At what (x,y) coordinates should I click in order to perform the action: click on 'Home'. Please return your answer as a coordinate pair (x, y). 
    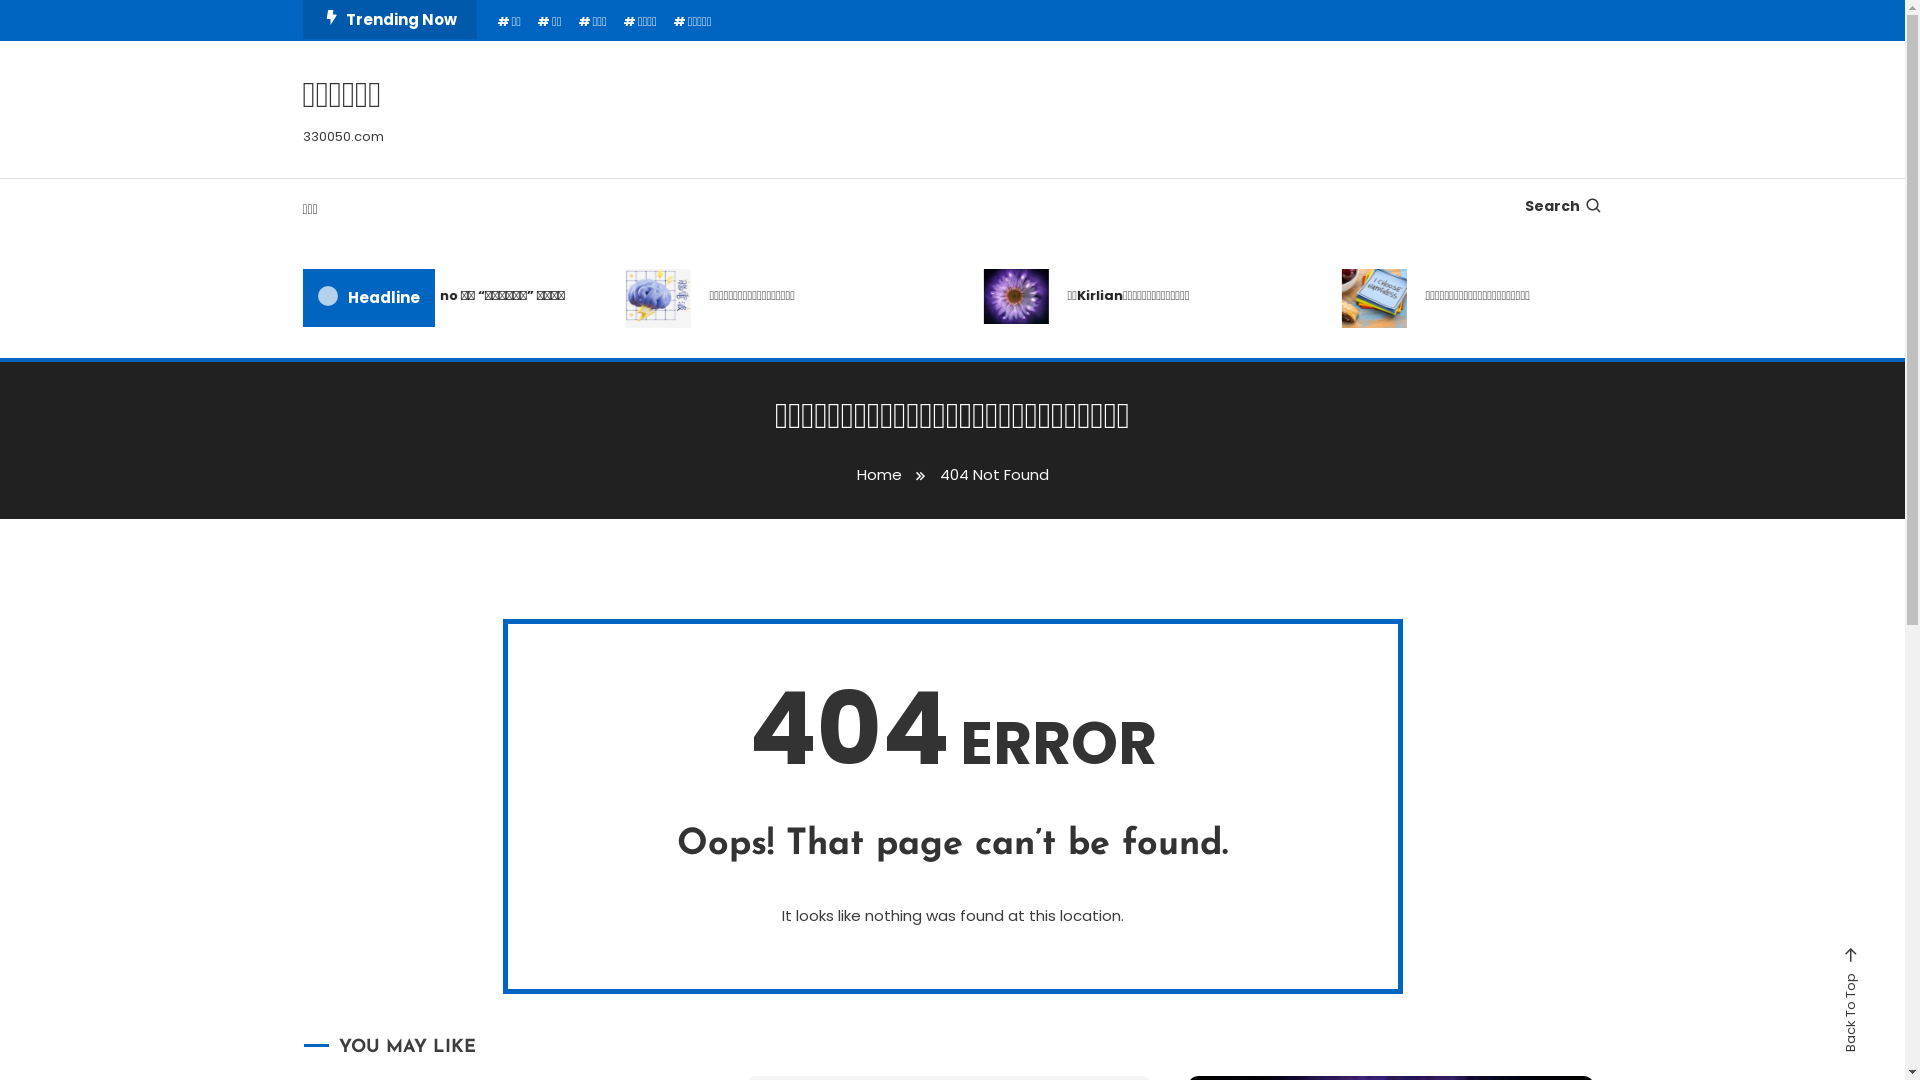
    Looking at the image, I should click on (878, 474).